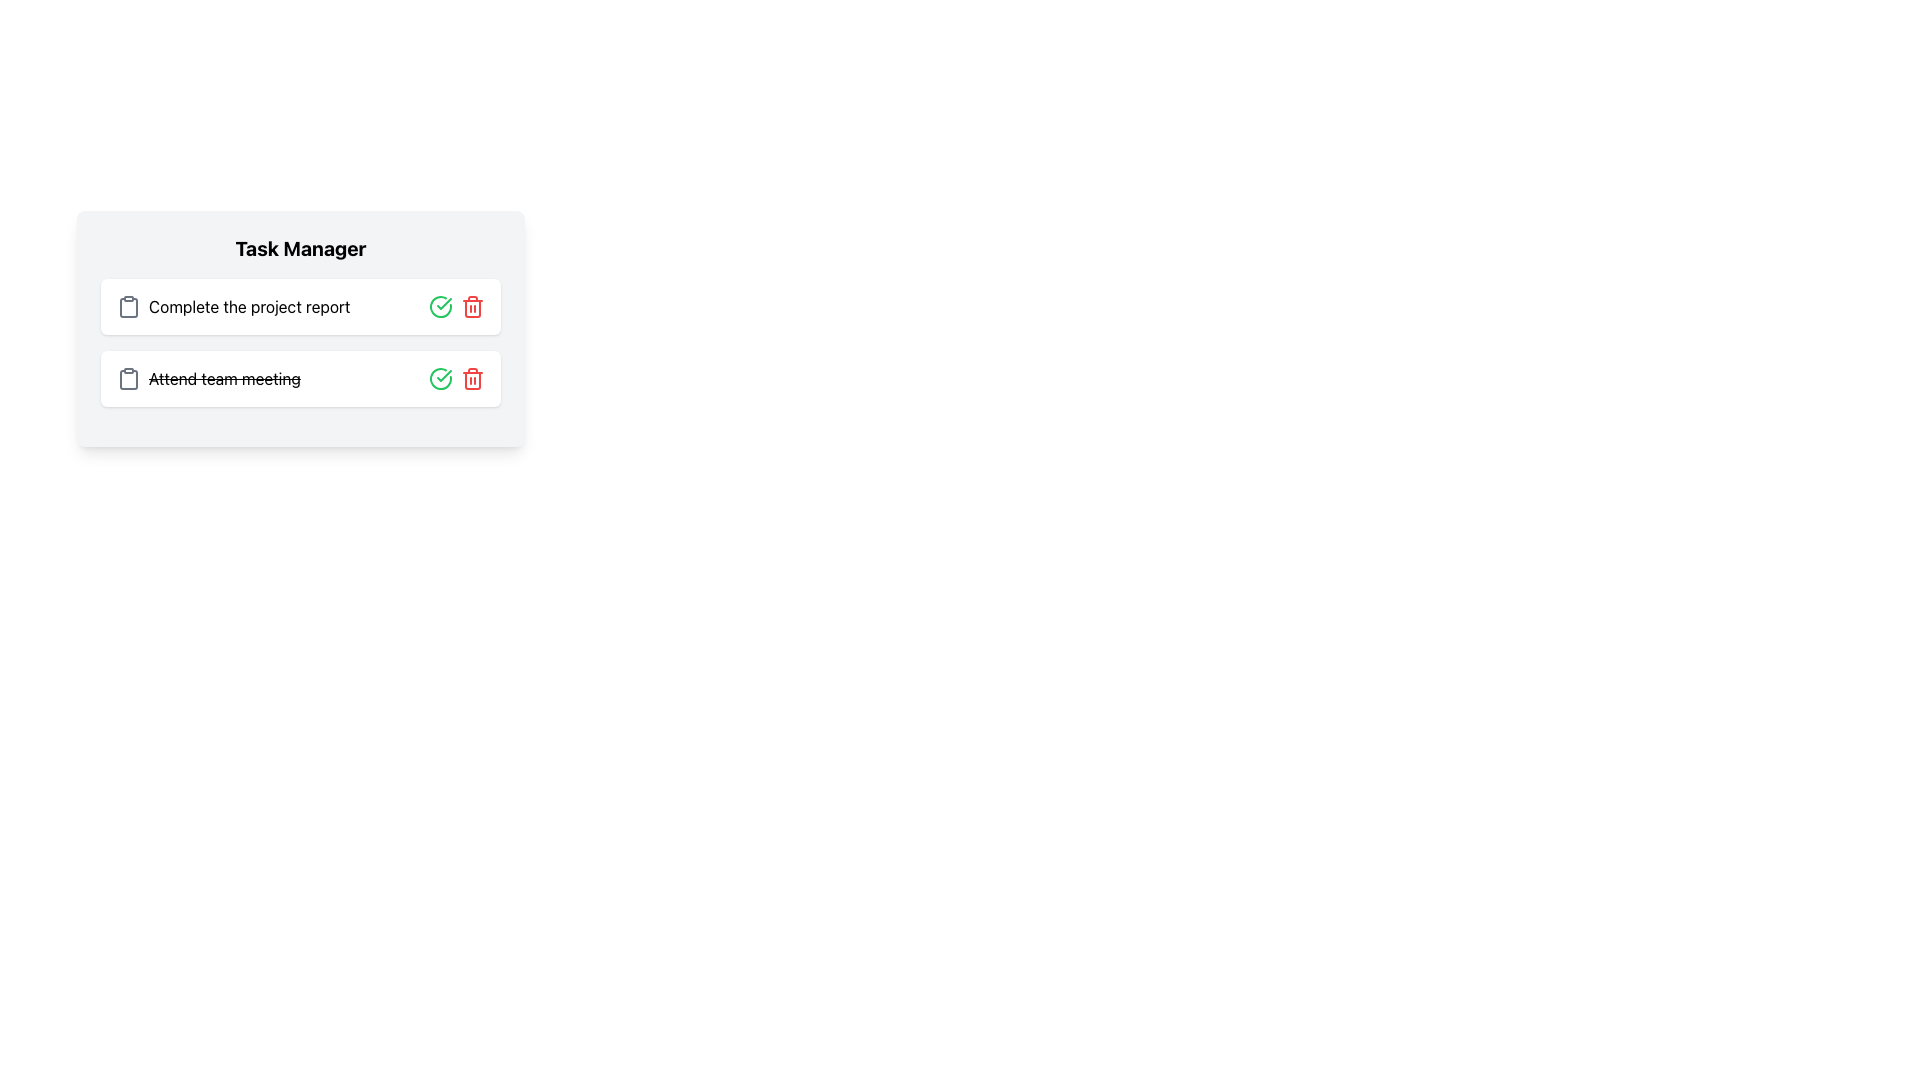  What do you see at coordinates (233, 307) in the screenshot?
I see `the Text Label that displays the title of the first task entry in the Task Manager interface, positioned above the 'Attend team meeting' task` at bounding box center [233, 307].